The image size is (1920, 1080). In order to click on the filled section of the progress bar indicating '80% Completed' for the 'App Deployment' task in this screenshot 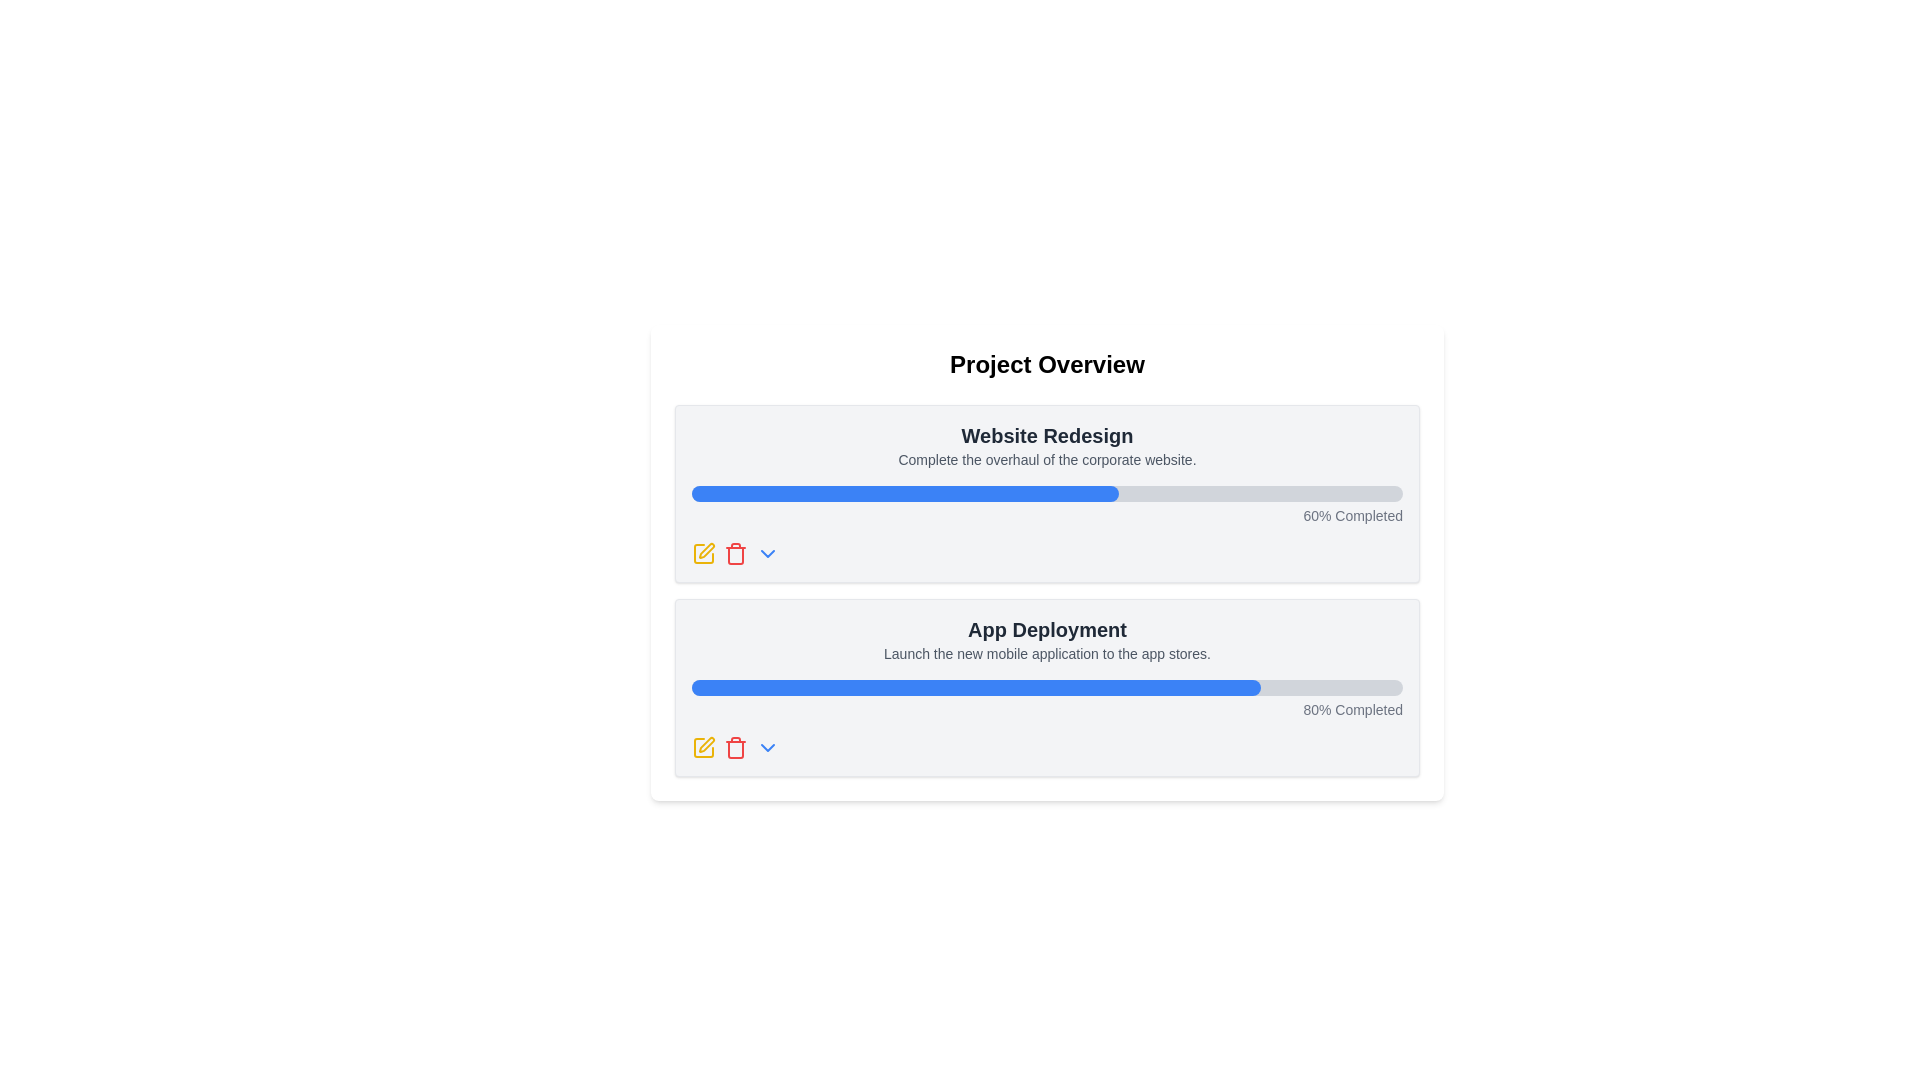, I will do `click(976, 686)`.